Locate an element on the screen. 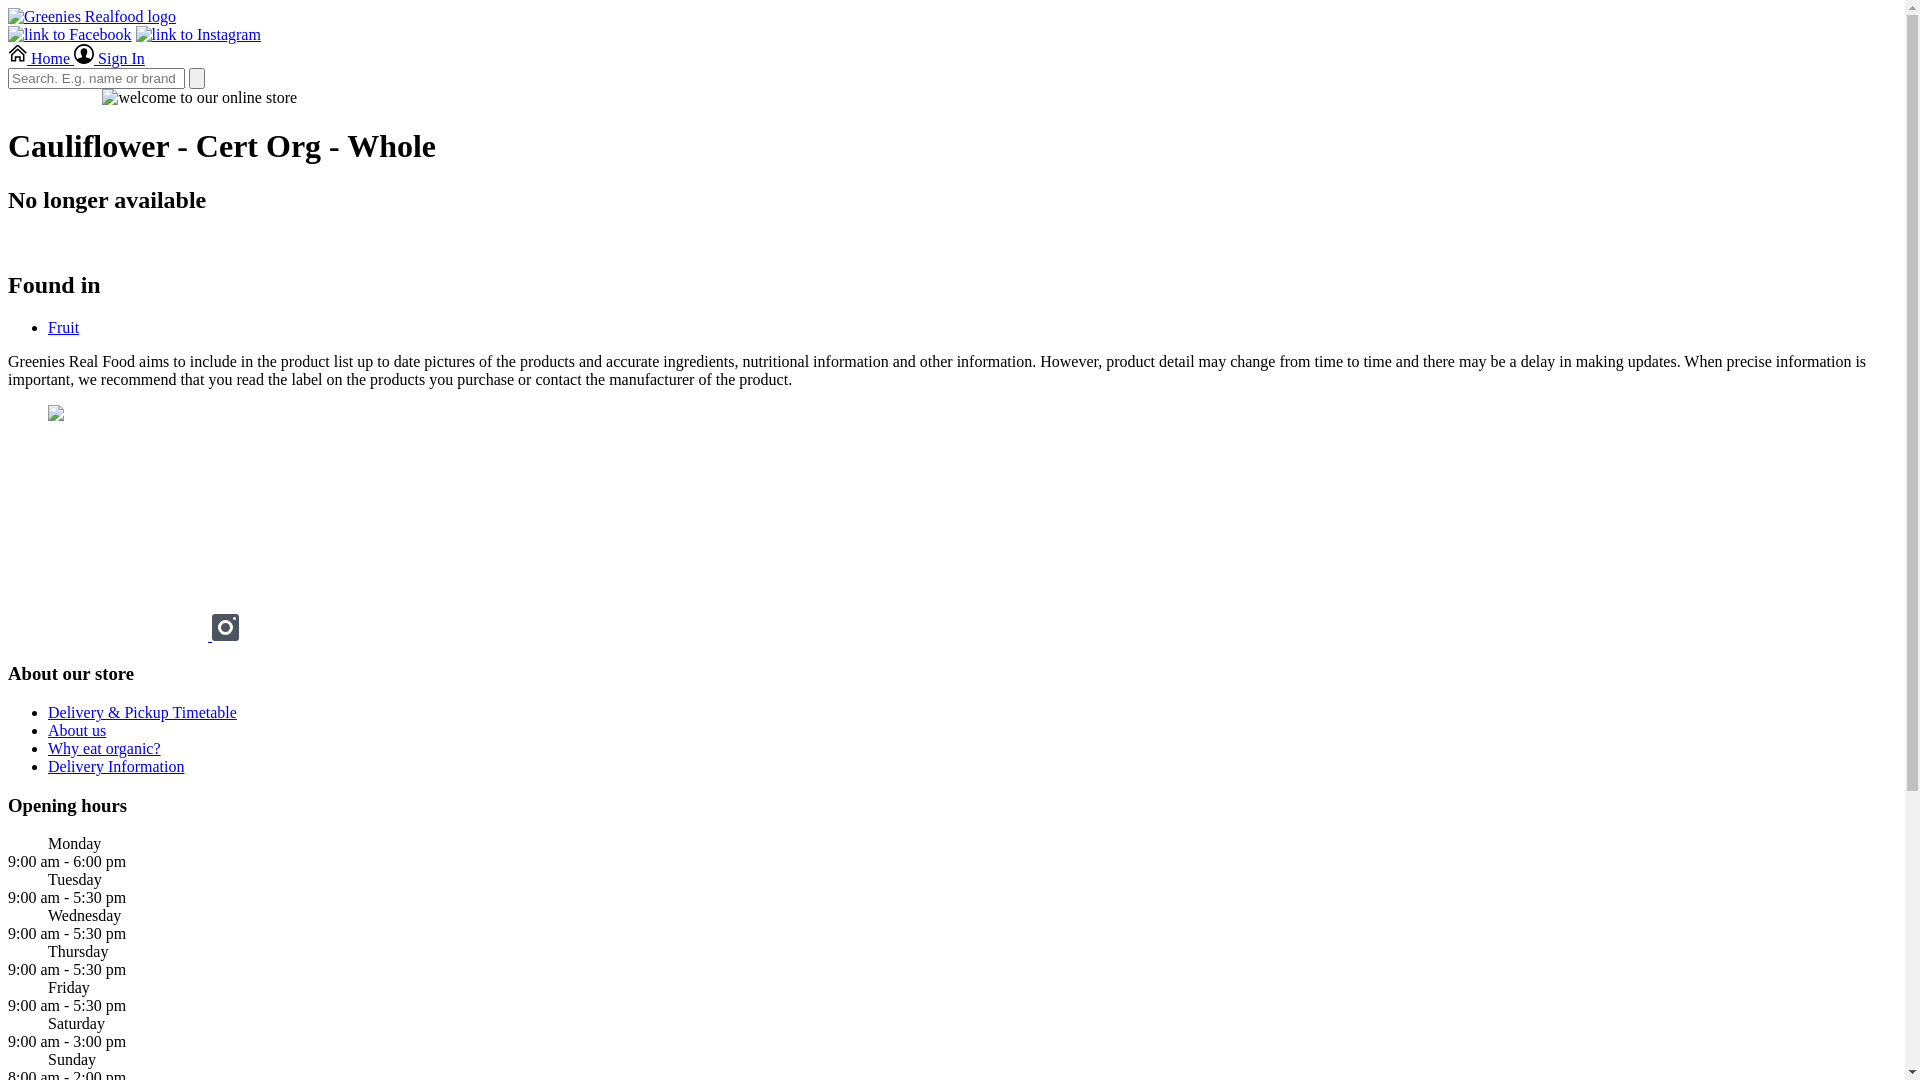  'Sign In' is located at coordinates (108, 57).